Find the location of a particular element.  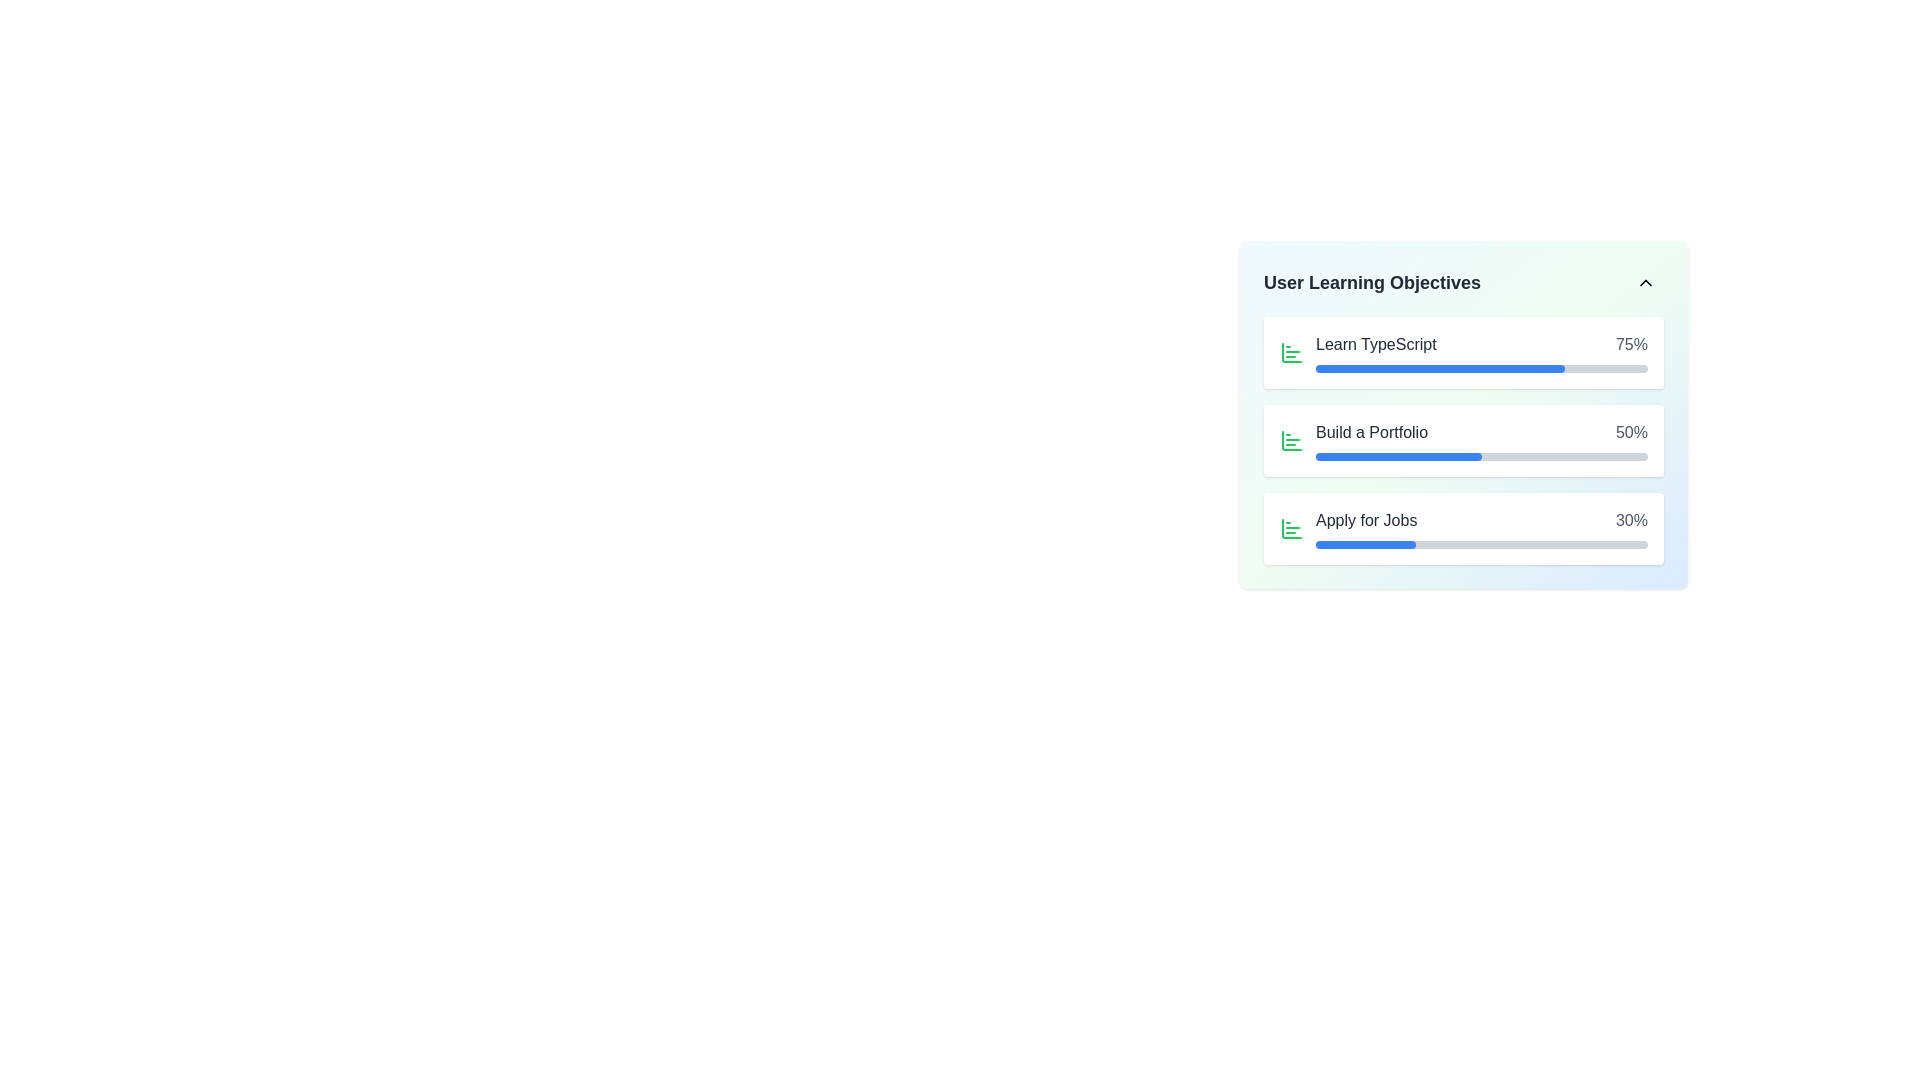

the green outline bar chart icon representing the learning objective 'Learn TypeScript', which is the first icon in the list item is located at coordinates (1291, 352).